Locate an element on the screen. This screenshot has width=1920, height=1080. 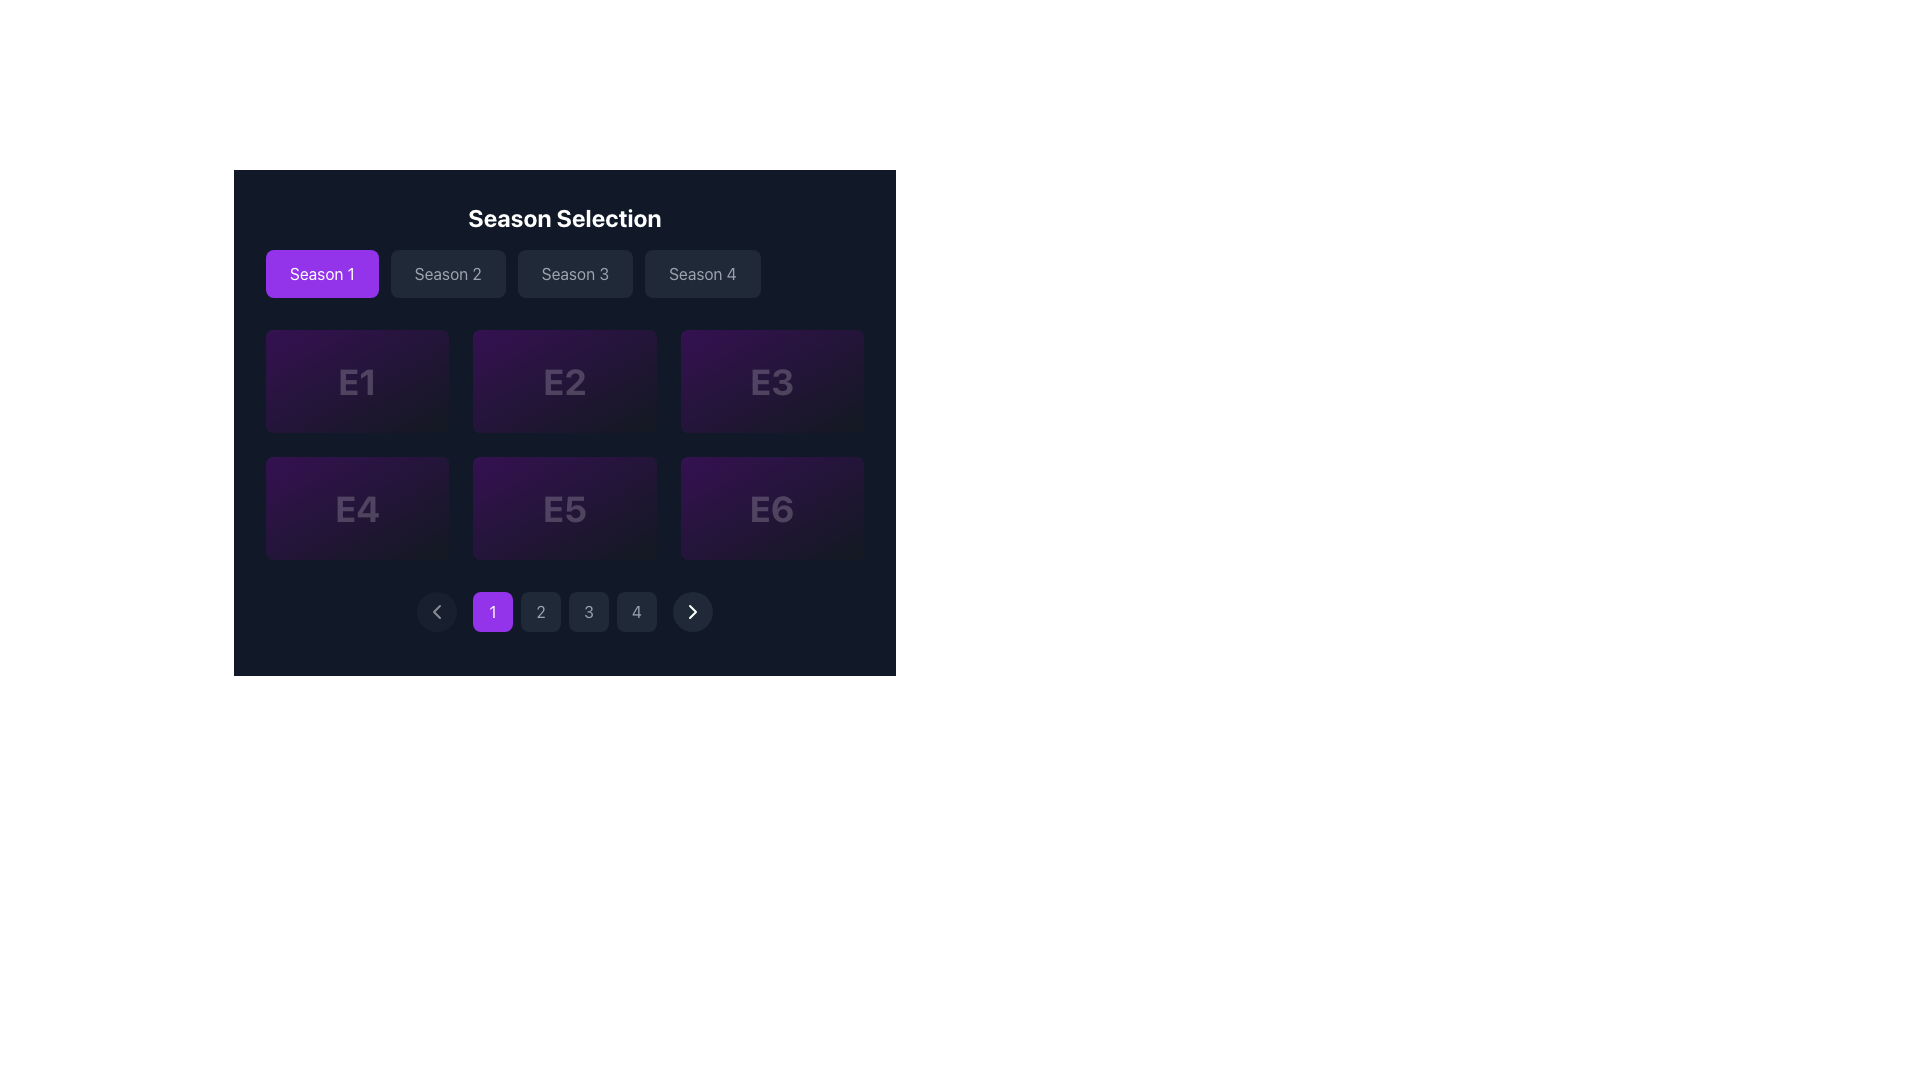
the separator indicator located between the pagination numbers '2' and '3' in the bottom center of the navigation bar is located at coordinates (564, 611).